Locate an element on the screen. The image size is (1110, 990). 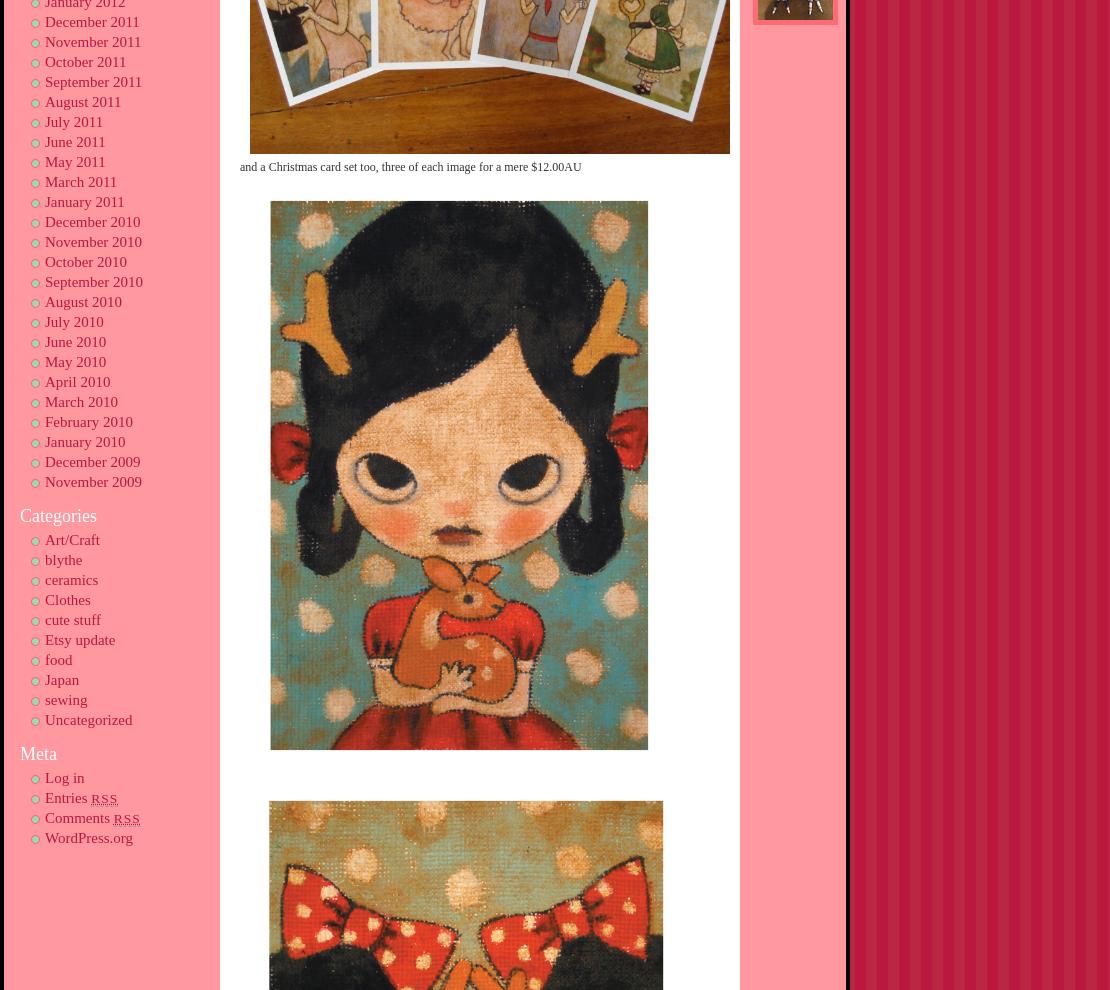
'July 2011' is located at coordinates (73, 120).